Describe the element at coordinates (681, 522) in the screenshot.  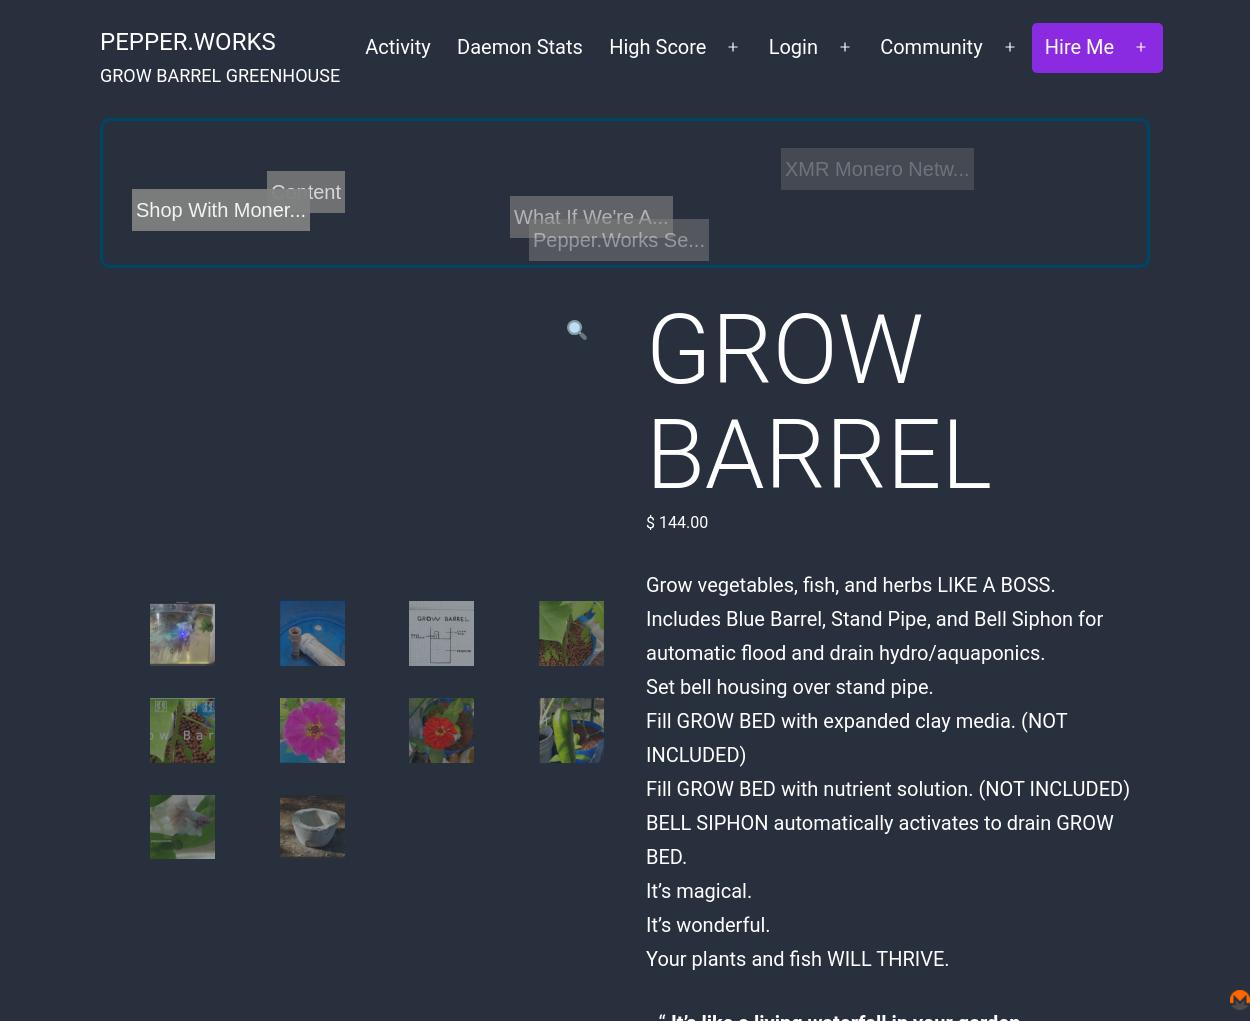
I see `'144.00'` at that location.